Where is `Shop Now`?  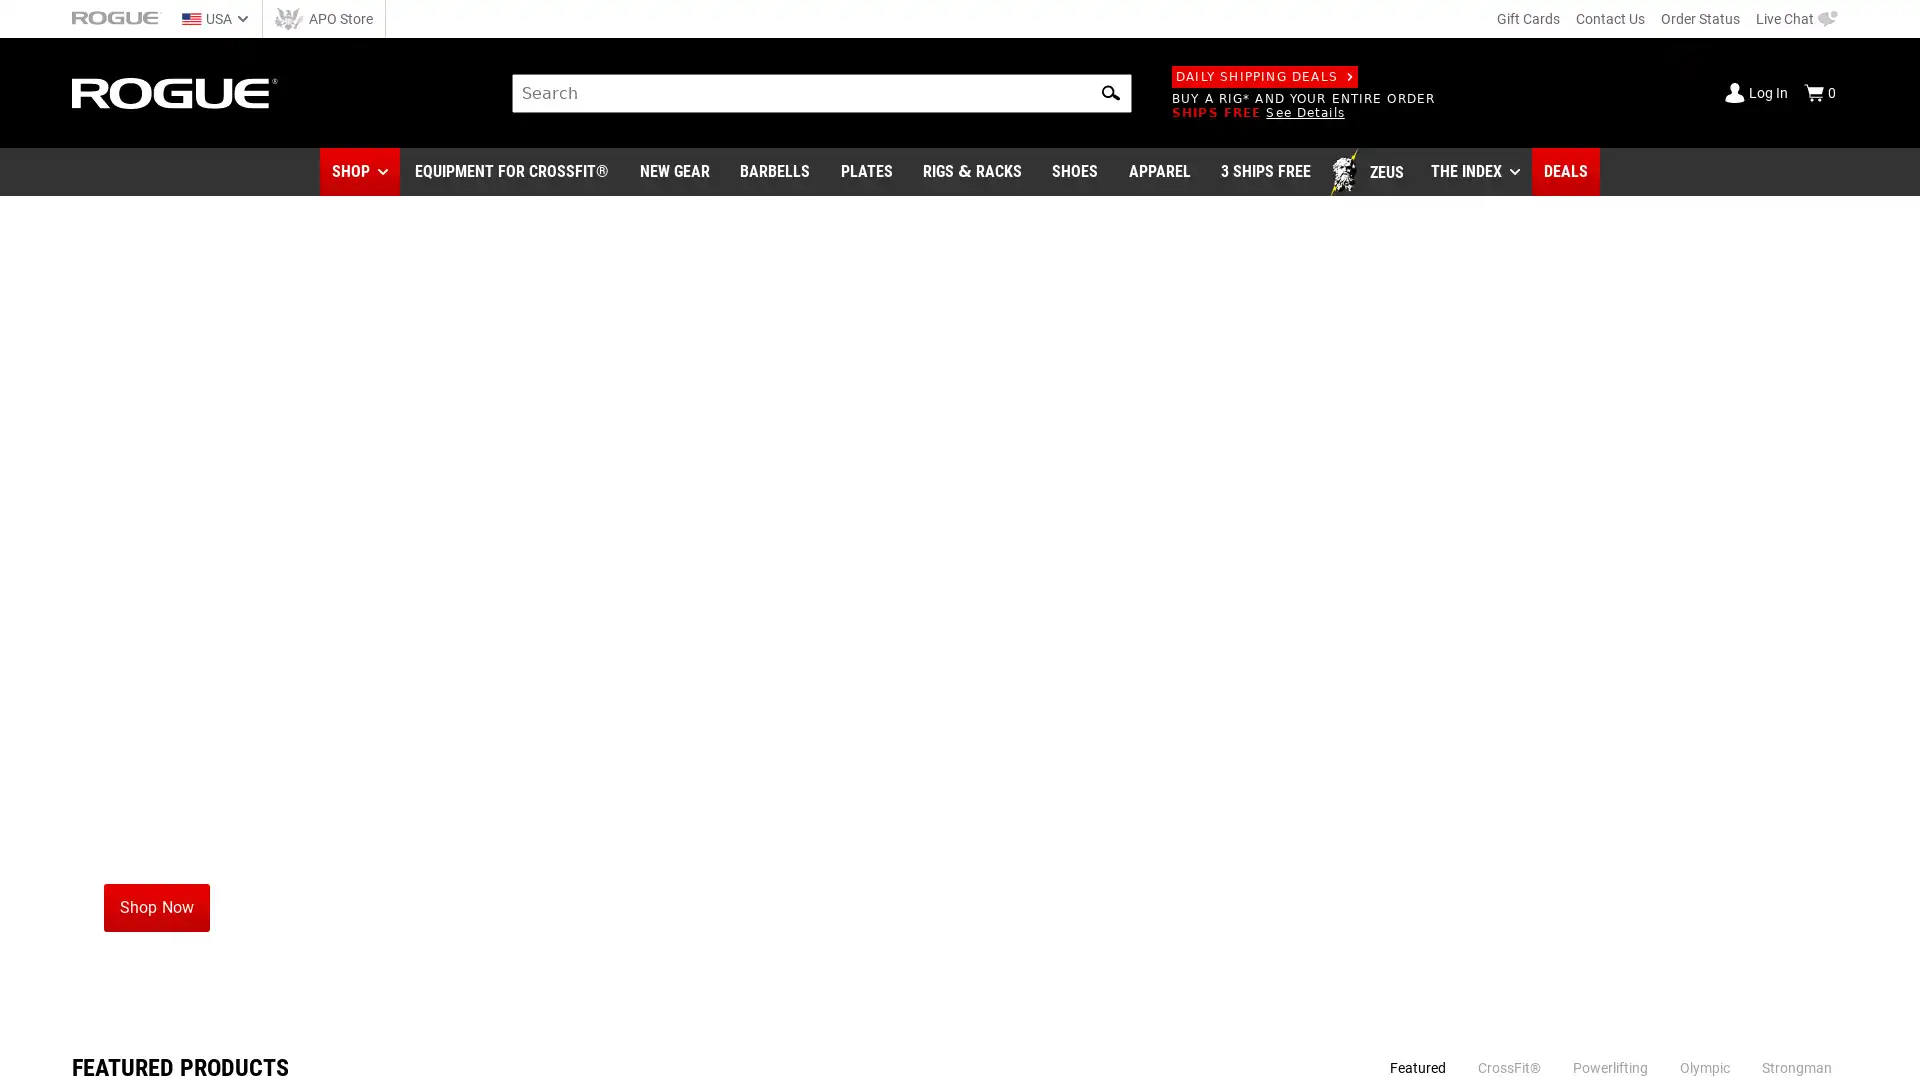
Shop Now is located at coordinates (155, 907).